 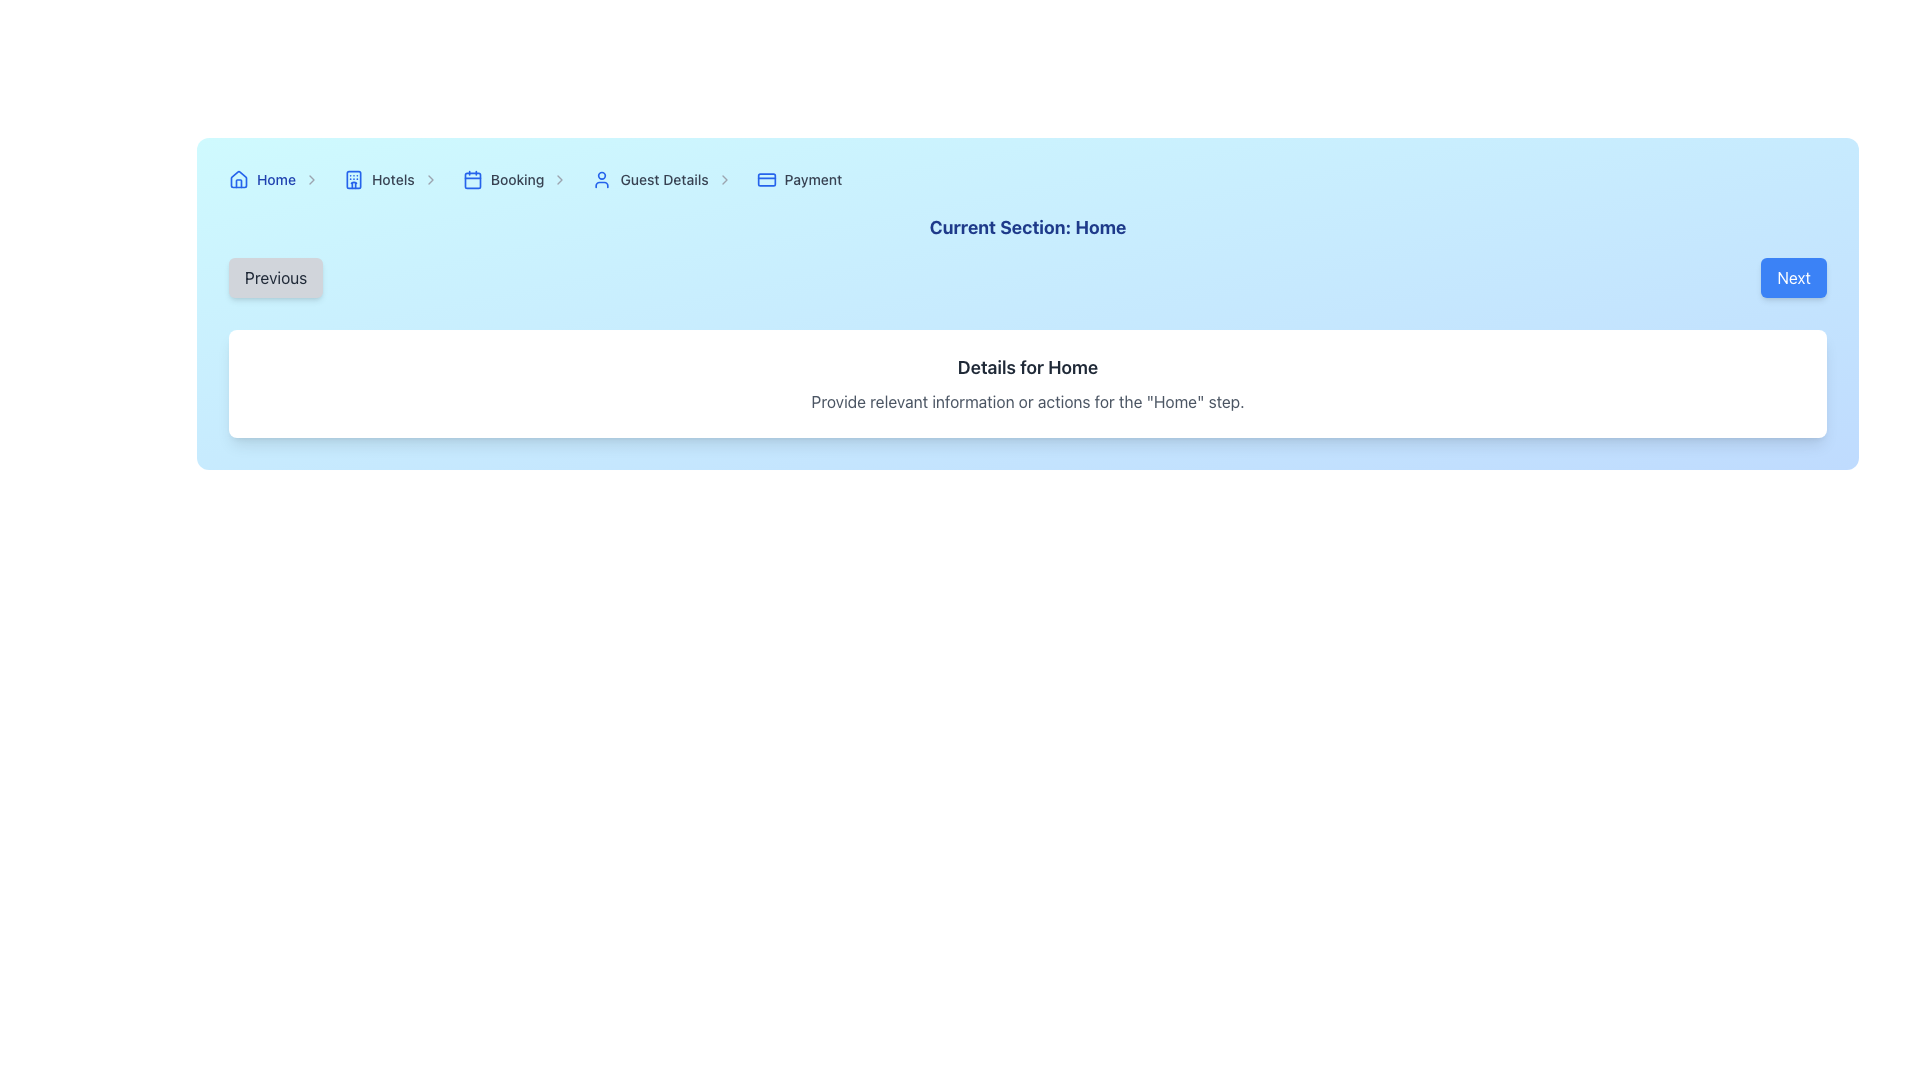 I want to click on the breadcrumb link that navigates to the homepage, located in the upper blue section of the interface, aligned horizontally near the left, so click(x=275, y=180).